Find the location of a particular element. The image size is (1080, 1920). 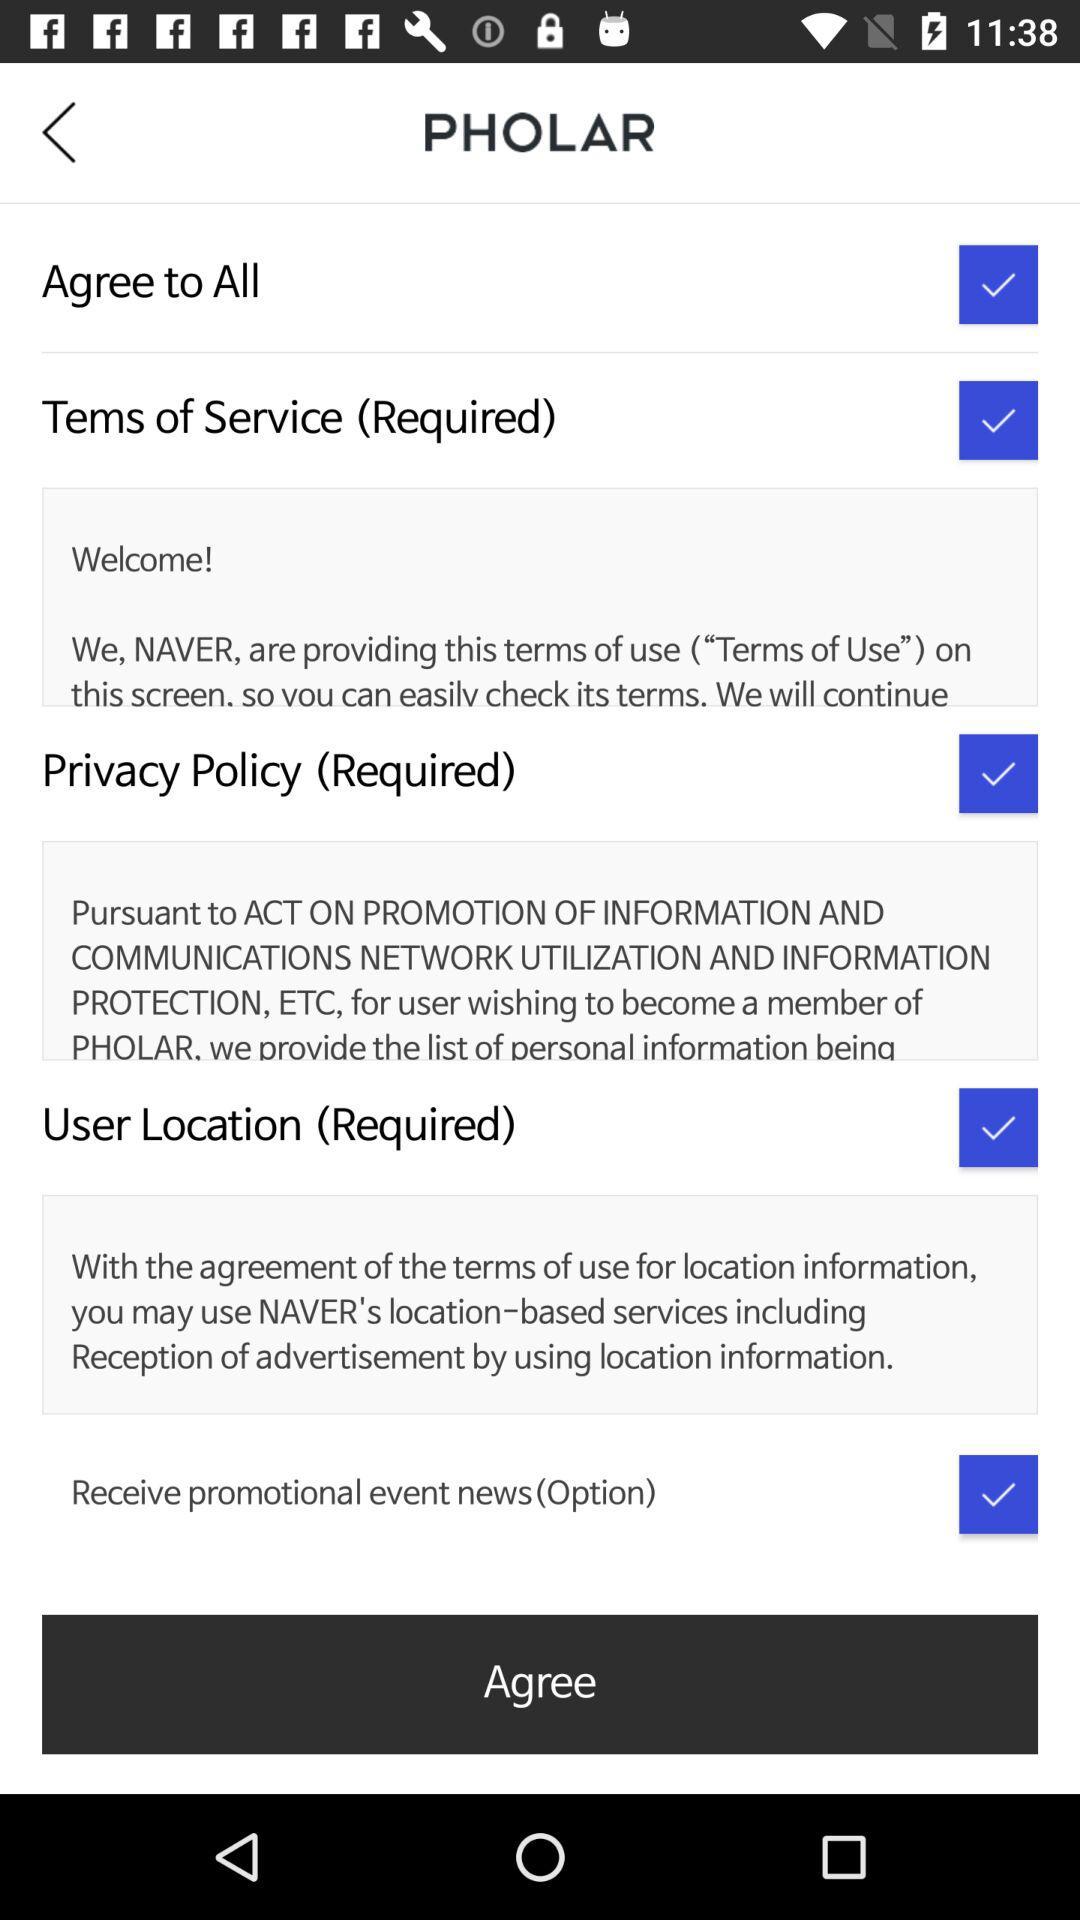

promotional news on is located at coordinates (998, 1494).